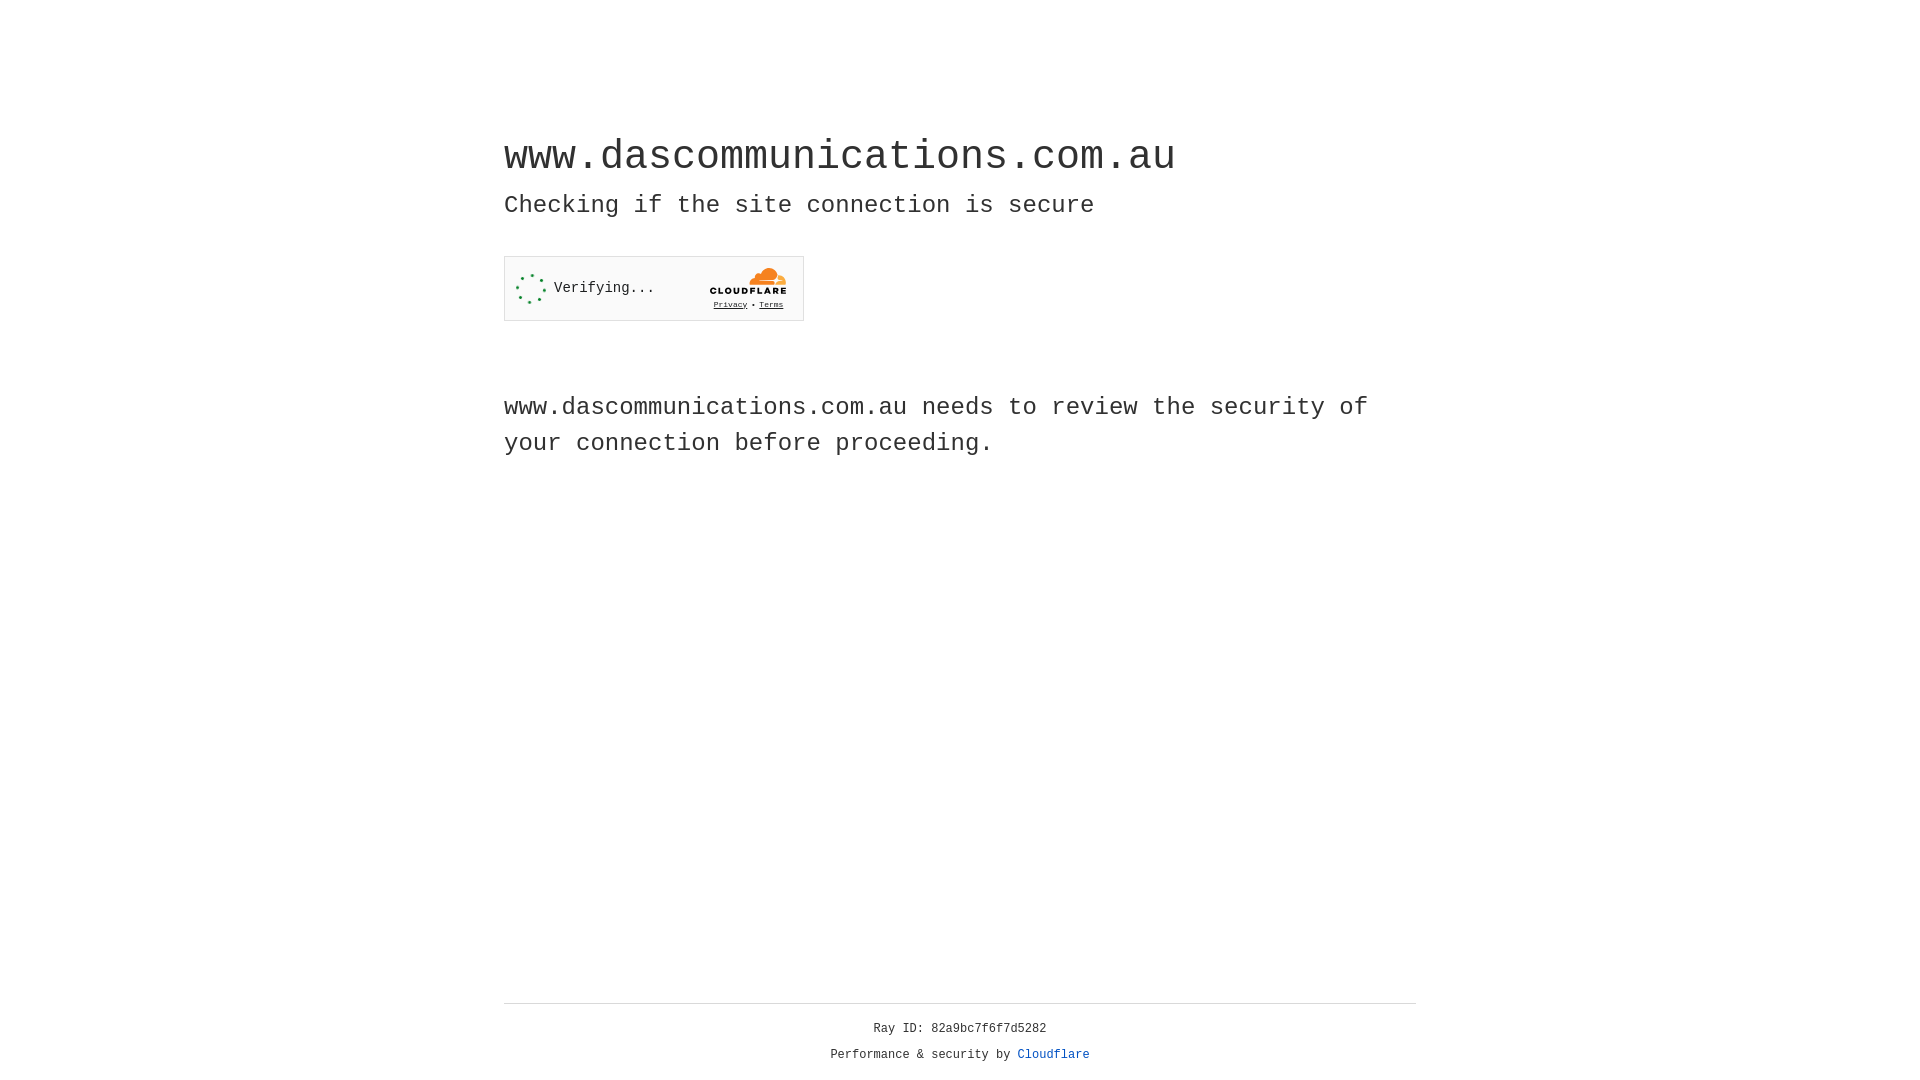 The height and width of the screenshot is (1080, 1920). What do you see at coordinates (1053, 1054) in the screenshot?
I see `'Cloudflare'` at bounding box center [1053, 1054].